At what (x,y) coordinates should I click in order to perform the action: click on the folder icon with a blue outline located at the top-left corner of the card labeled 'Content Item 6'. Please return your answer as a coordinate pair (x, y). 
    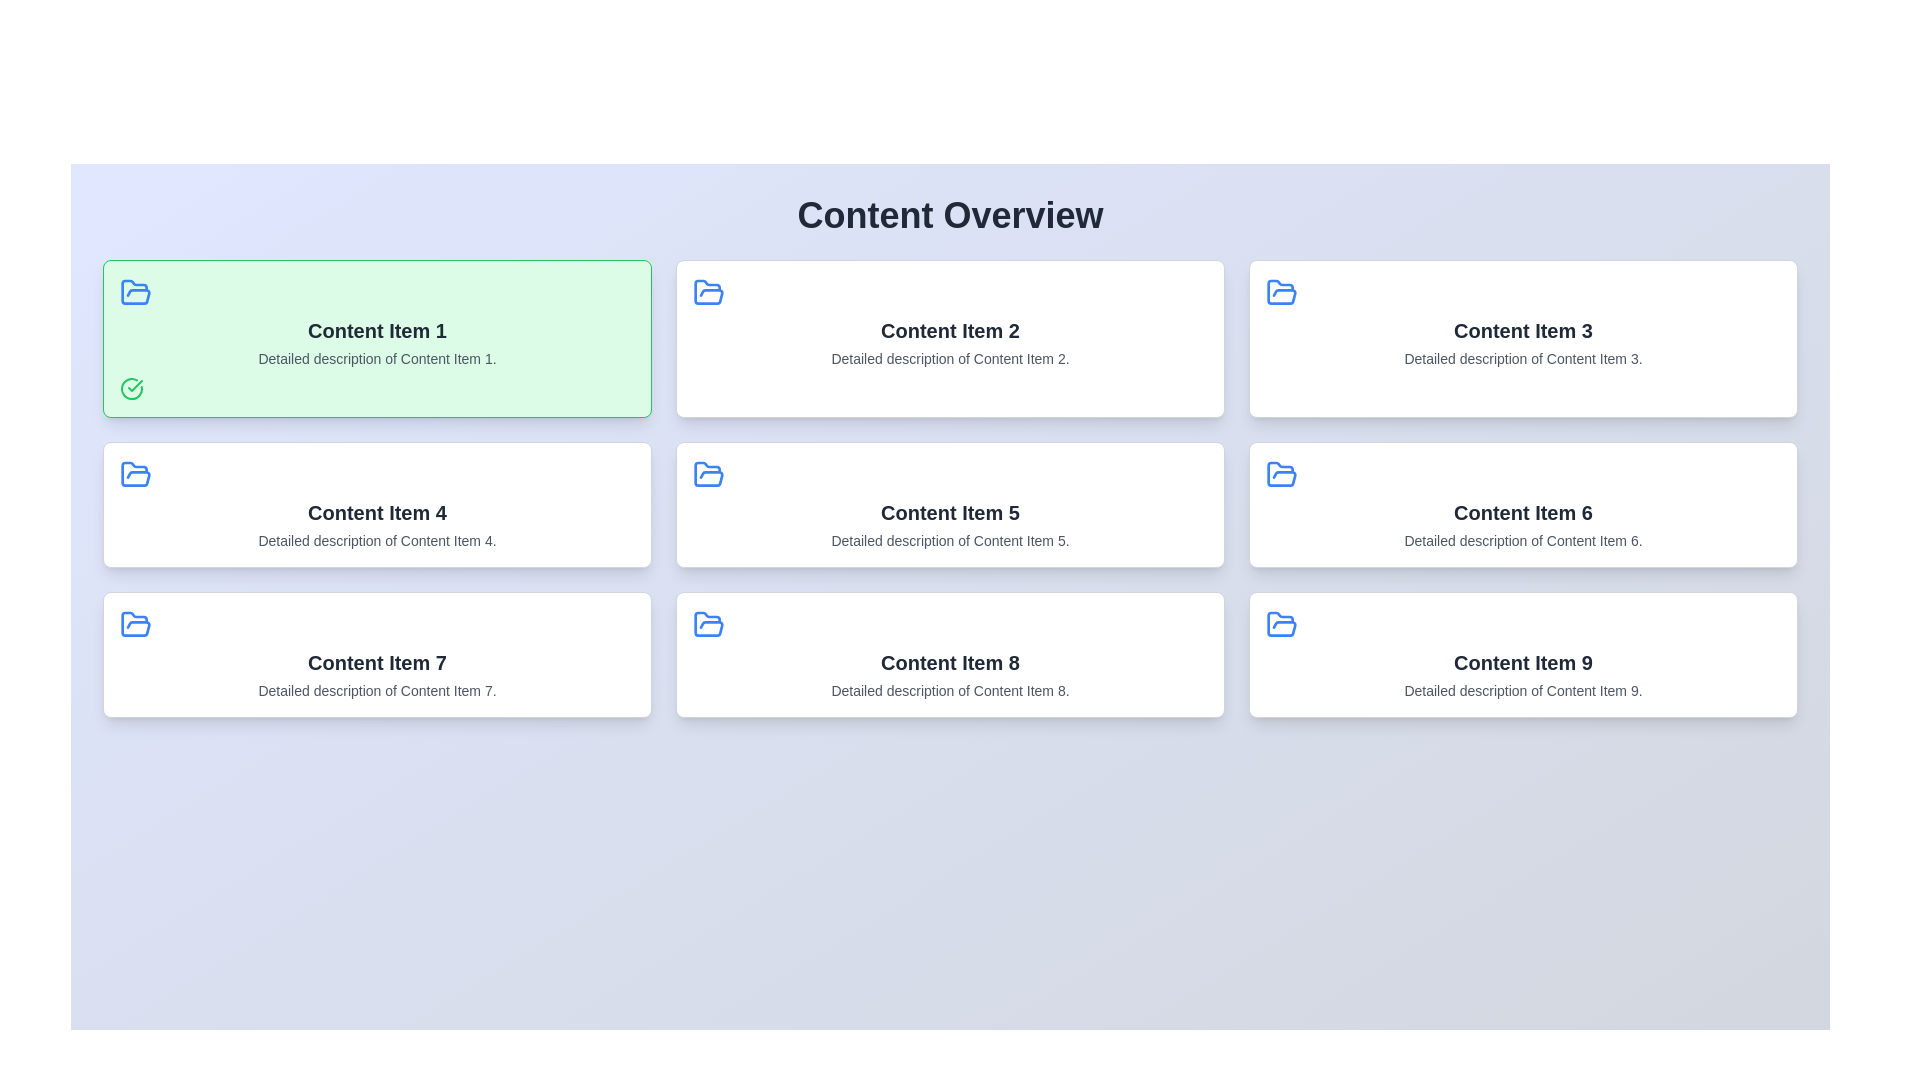
    Looking at the image, I should click on (1281, 474).